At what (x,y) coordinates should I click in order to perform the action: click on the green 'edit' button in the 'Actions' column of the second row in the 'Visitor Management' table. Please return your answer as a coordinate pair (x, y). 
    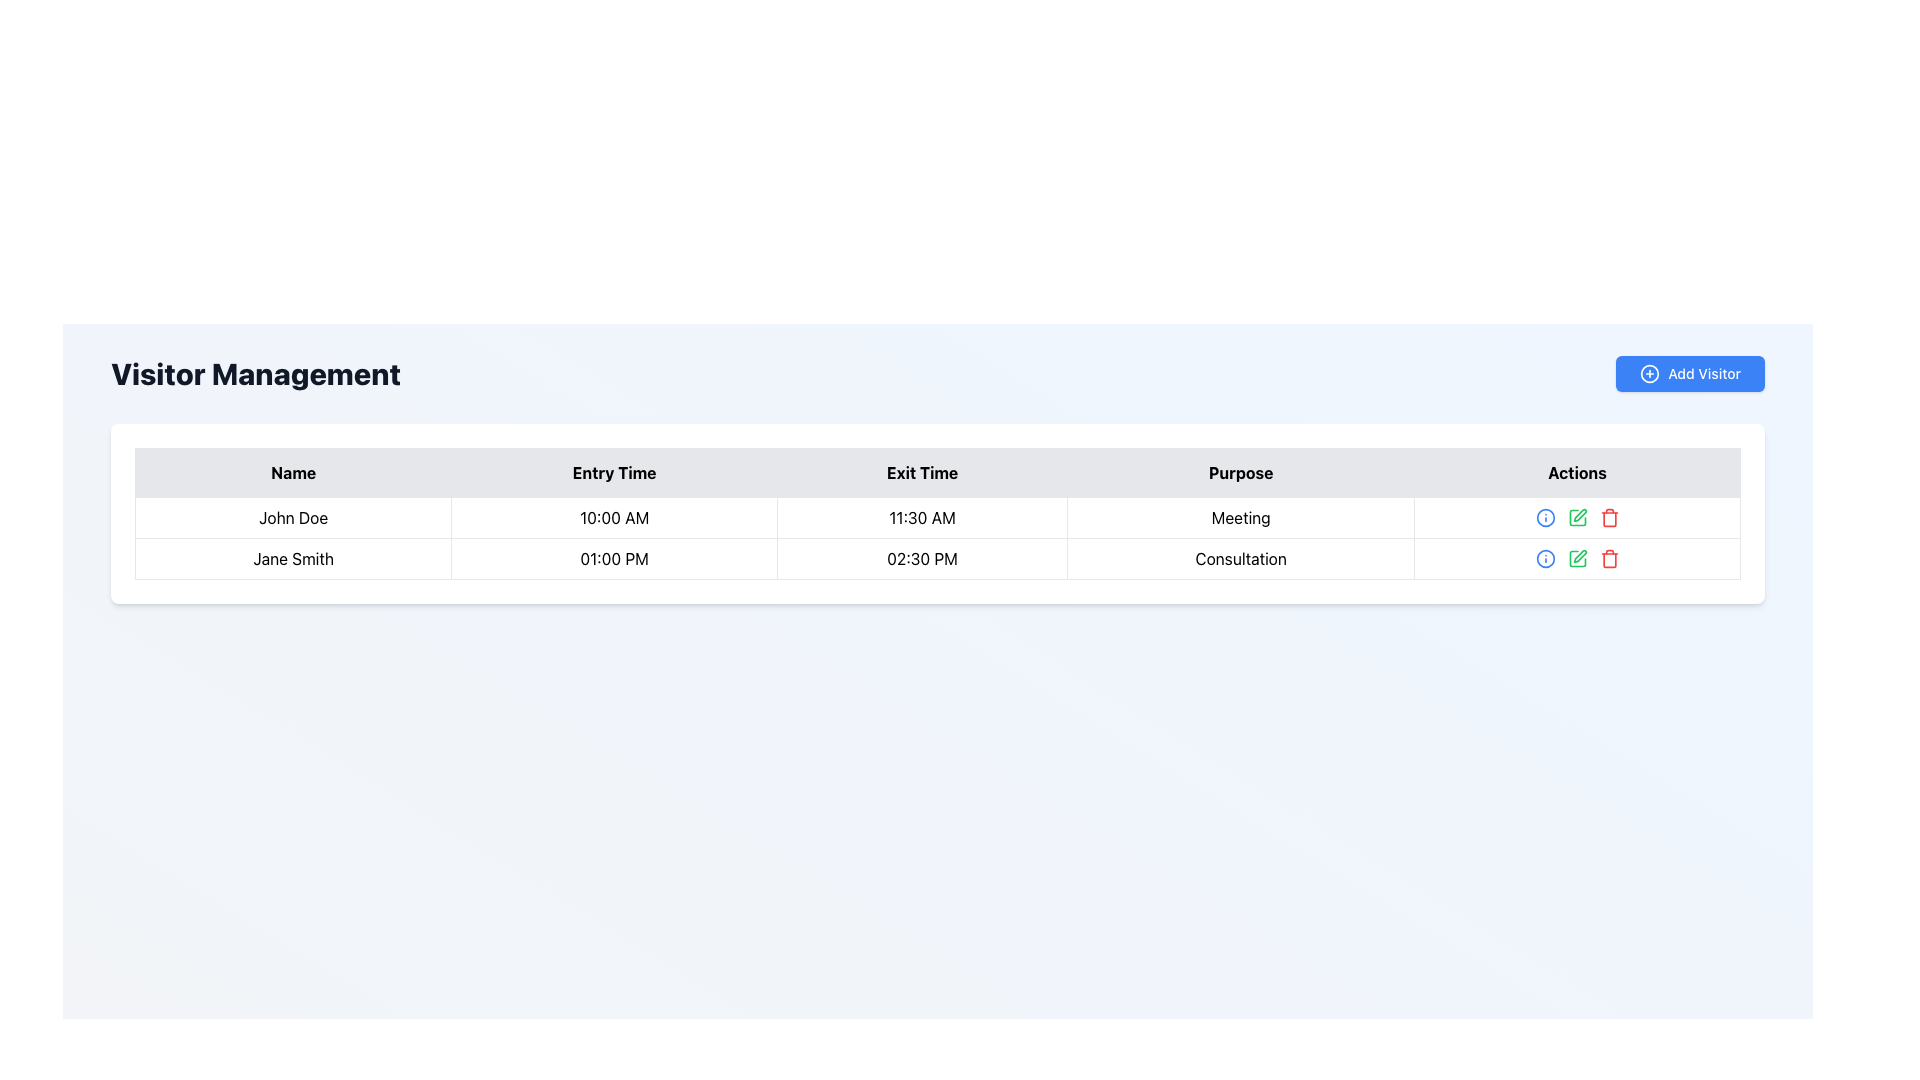
    Looking at the image, I should click on (1576, 559).